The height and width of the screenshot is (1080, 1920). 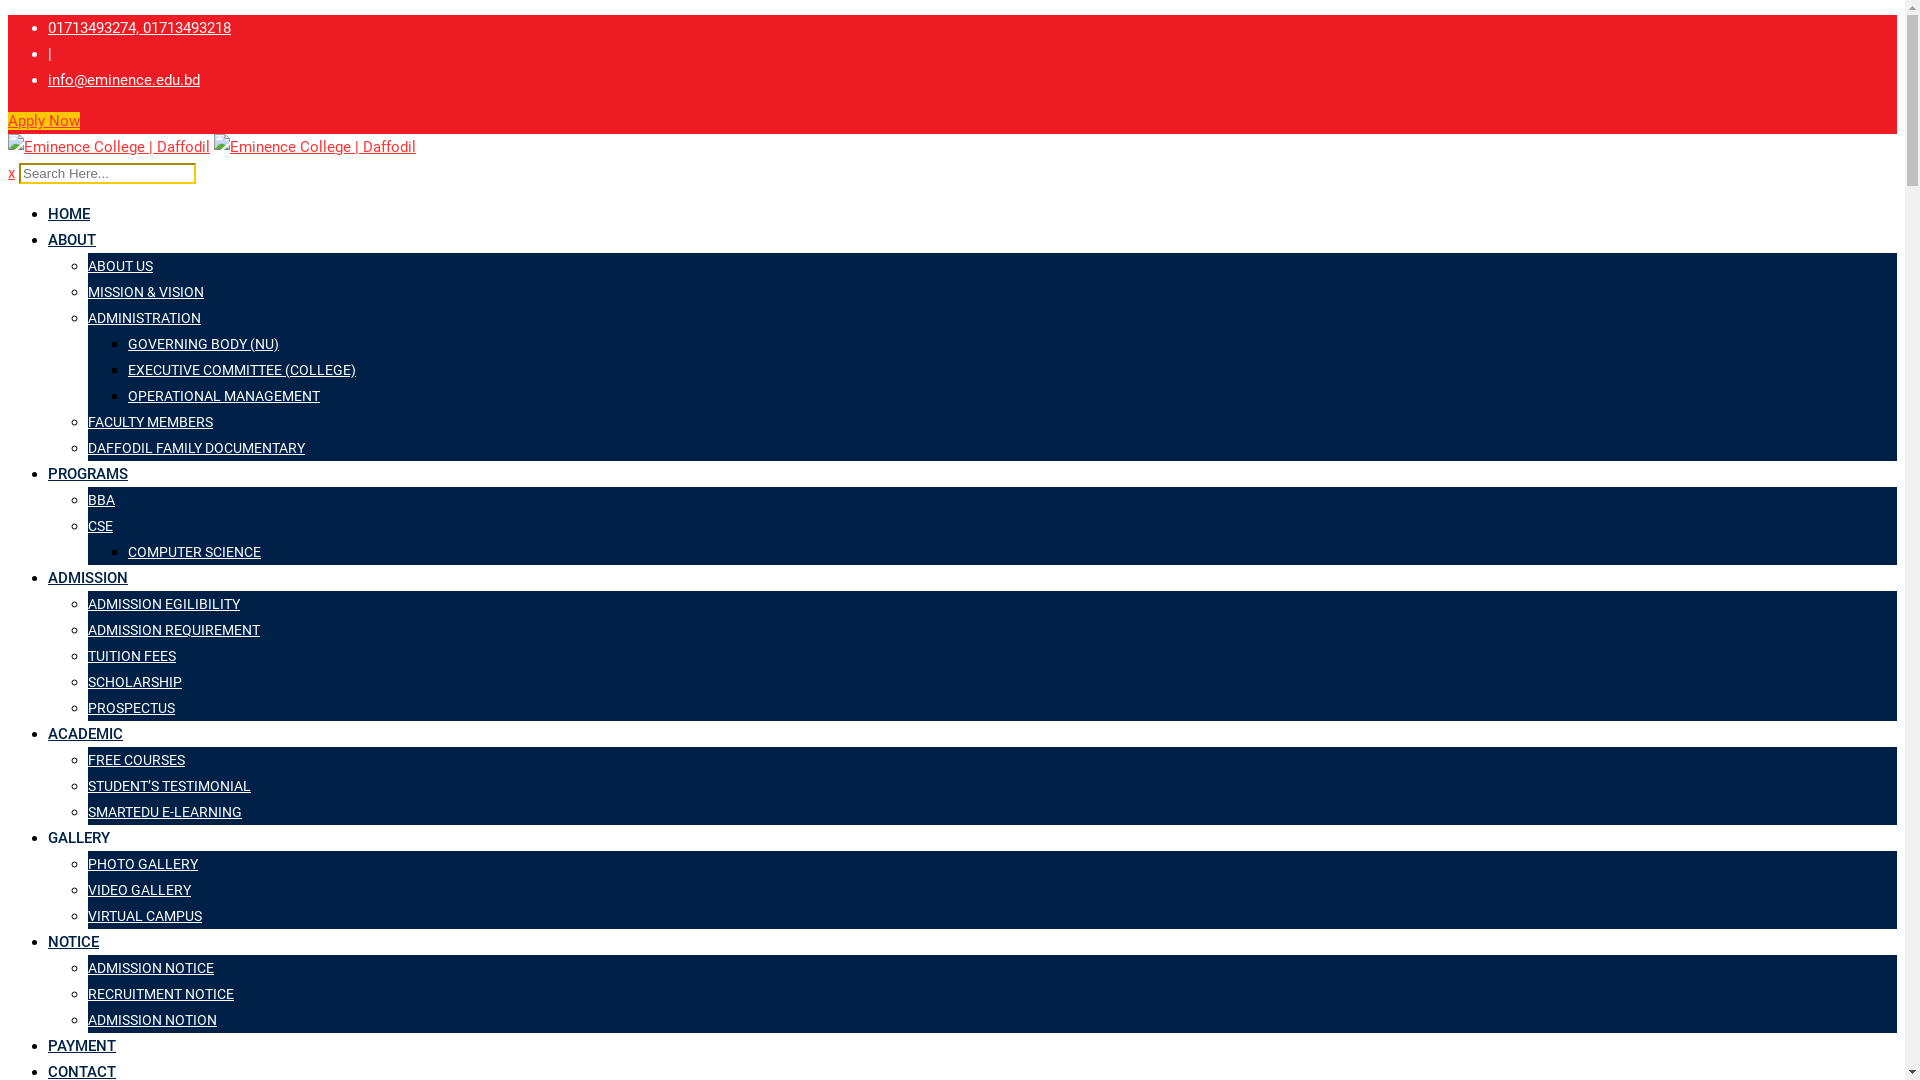 I want to click on 'SCHOLARSHIP', so click(x=86, y=681).